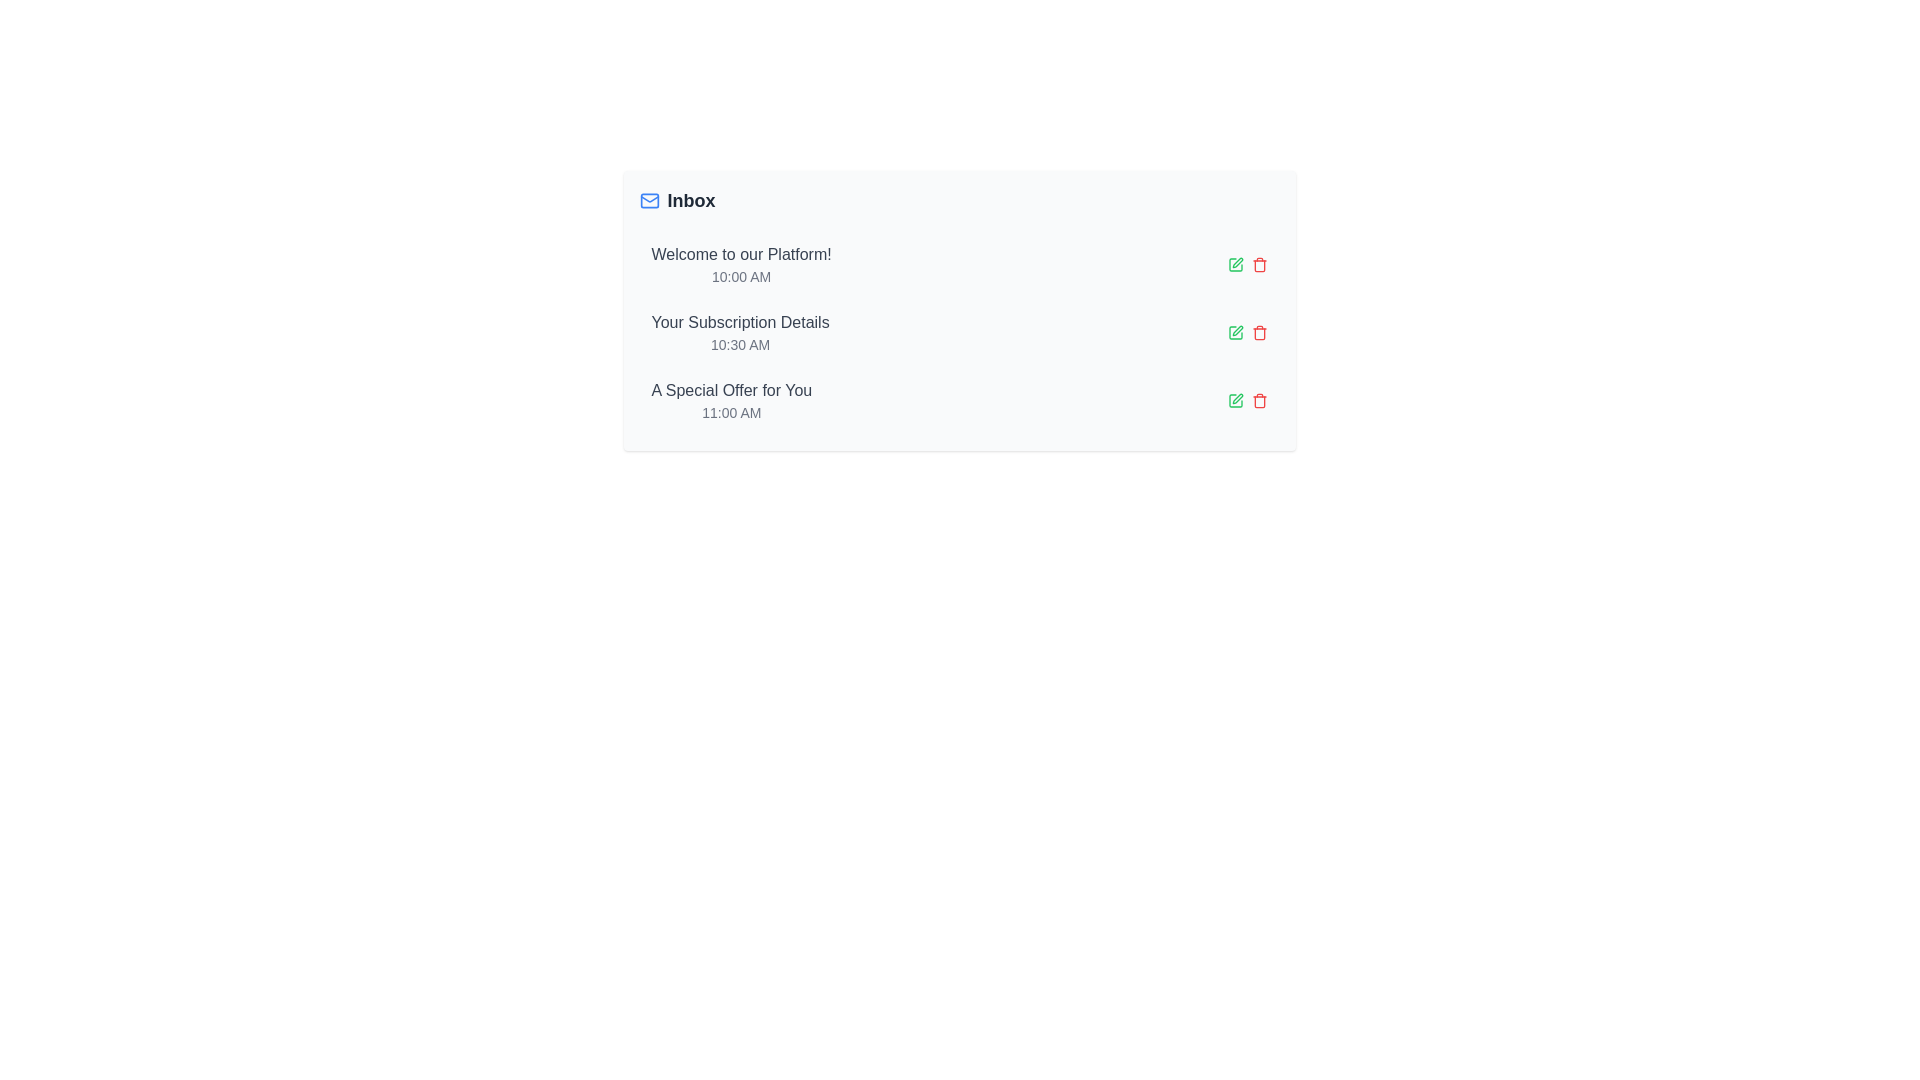 The height and width of the screenshot is (1080, 1920). What do you see at coordinates (1234, 331) in the screenshot?
I see `the edit icon button located in the second row of the list, immediately to the left of the red trash icon` at bounding box center [1234, 331].